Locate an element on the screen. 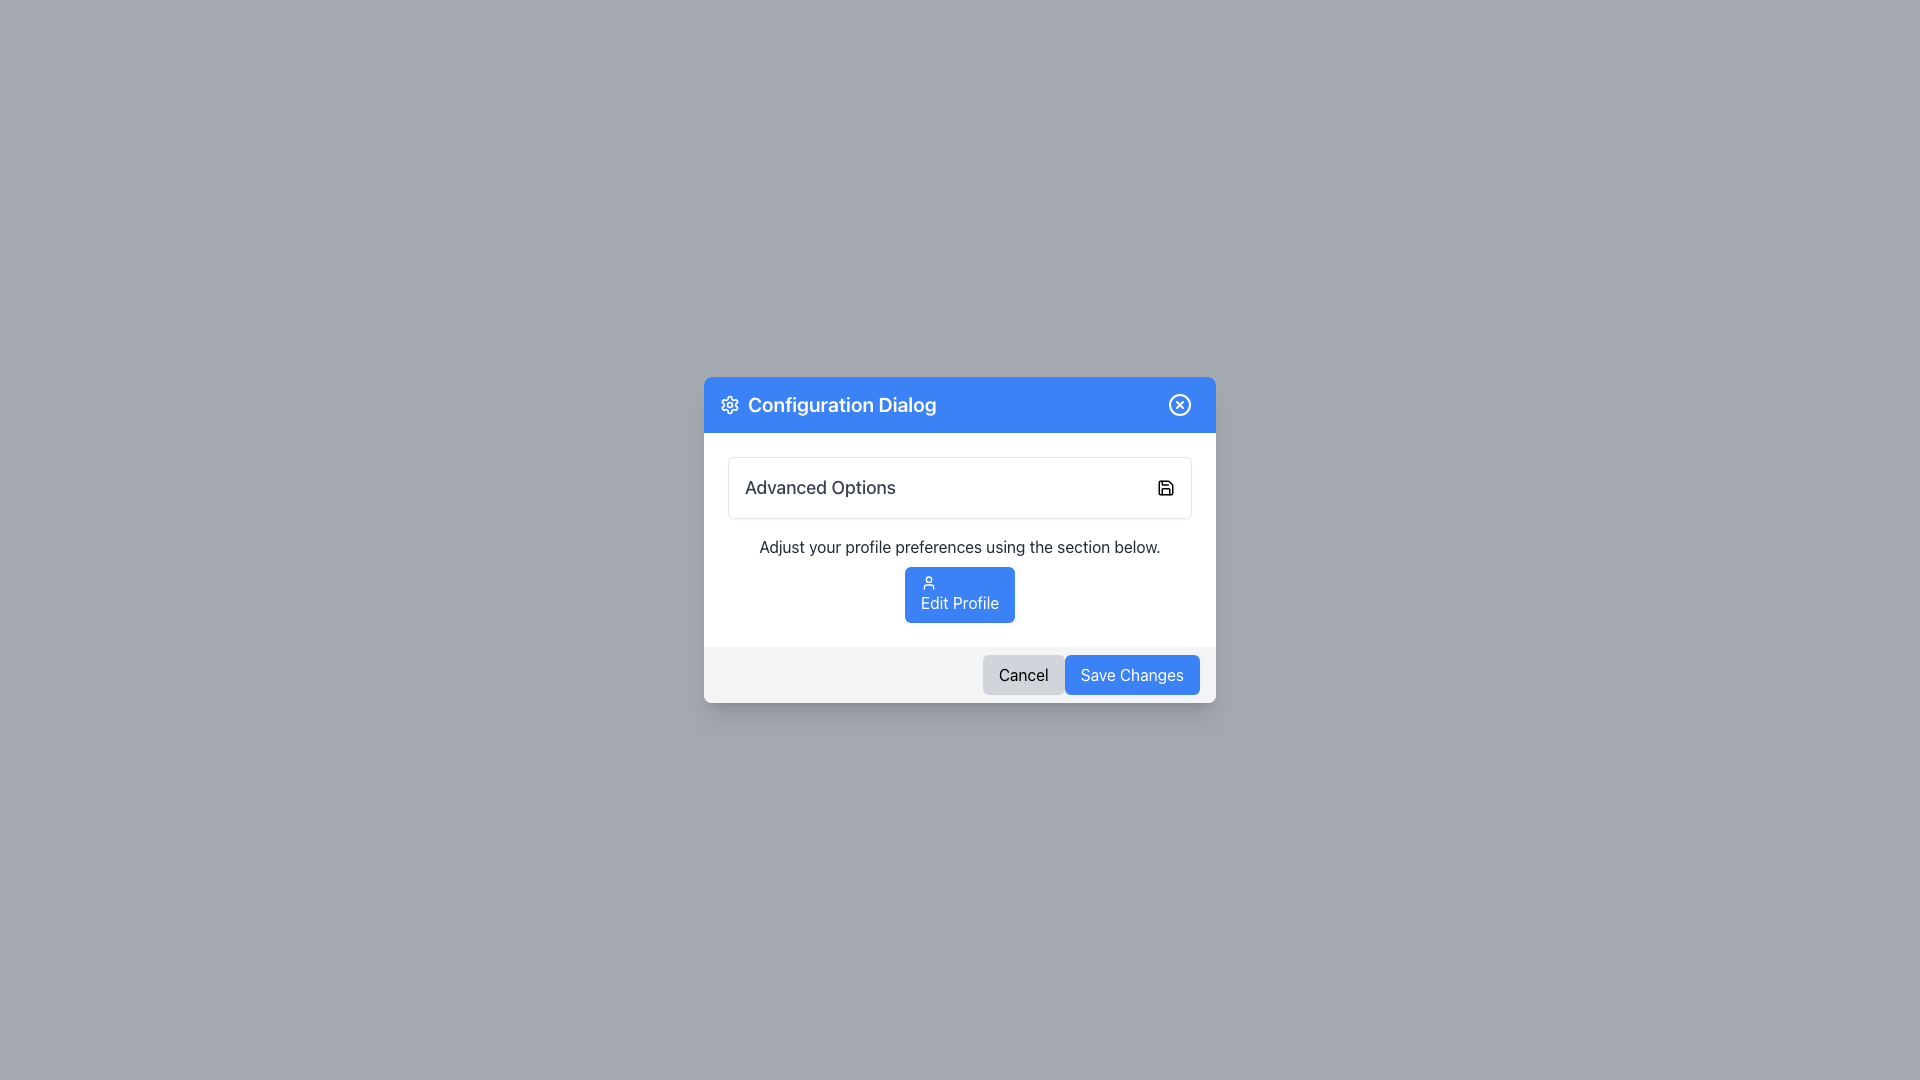 The height and width of the screenshot is (1080, 1920). the 'Save Changes' button, which has a blue background and white centered text, located in the bottom-right corner of the 'Configuration Dialog' is located at coordinates (1132, 675).